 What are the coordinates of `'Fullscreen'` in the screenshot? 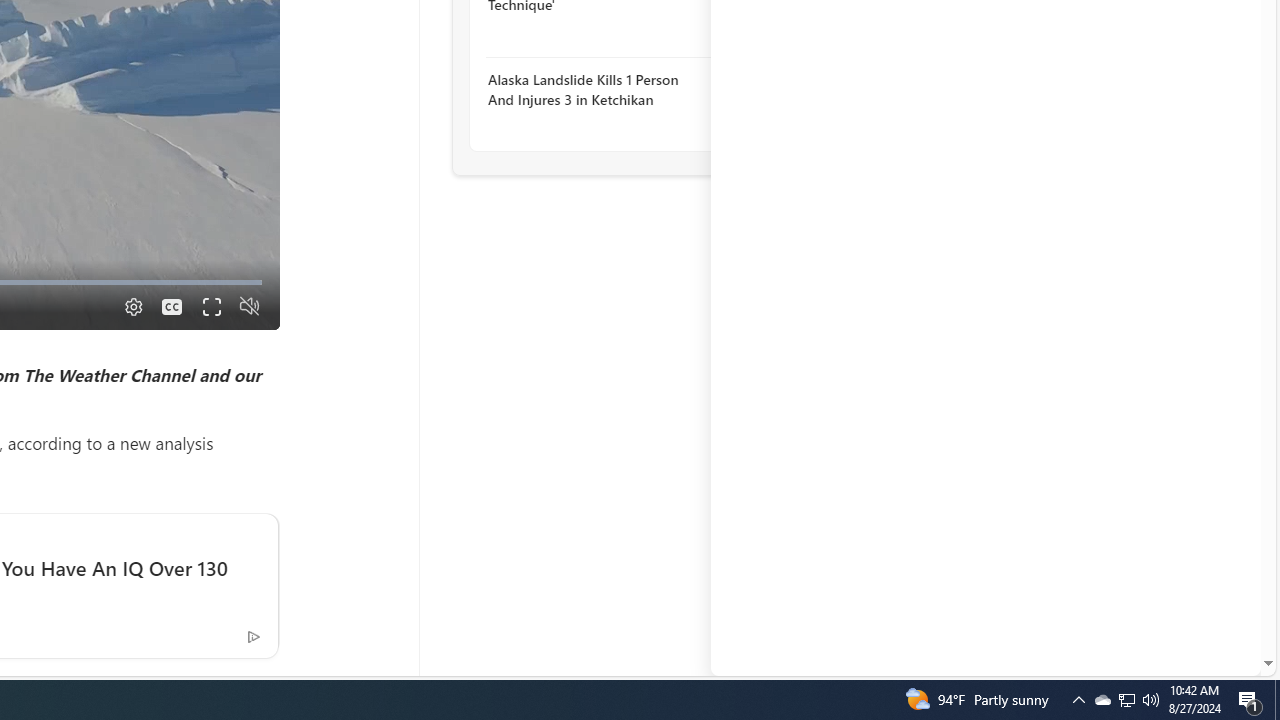 It's located at (211, 306).